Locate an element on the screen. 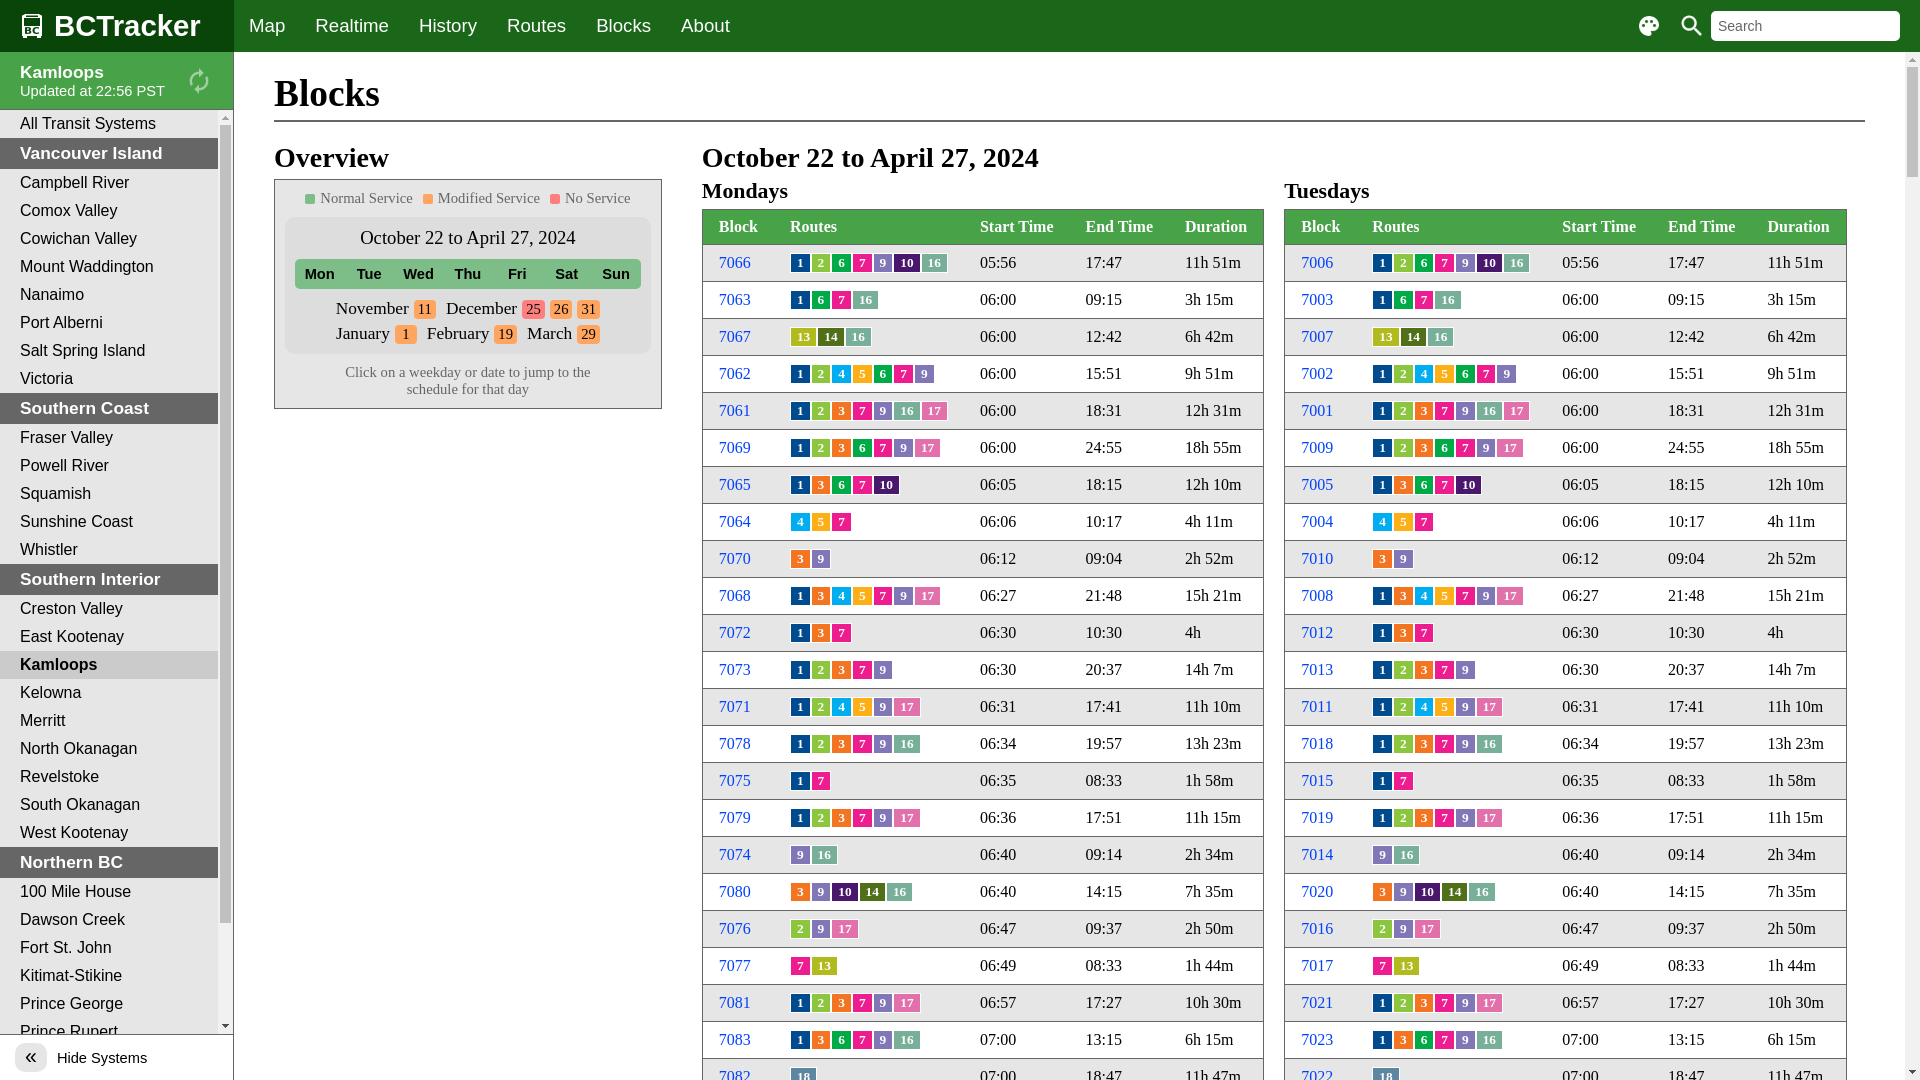 This screenshot has height=1080, width=1920. '16' is located at coordinates (1489, 744).